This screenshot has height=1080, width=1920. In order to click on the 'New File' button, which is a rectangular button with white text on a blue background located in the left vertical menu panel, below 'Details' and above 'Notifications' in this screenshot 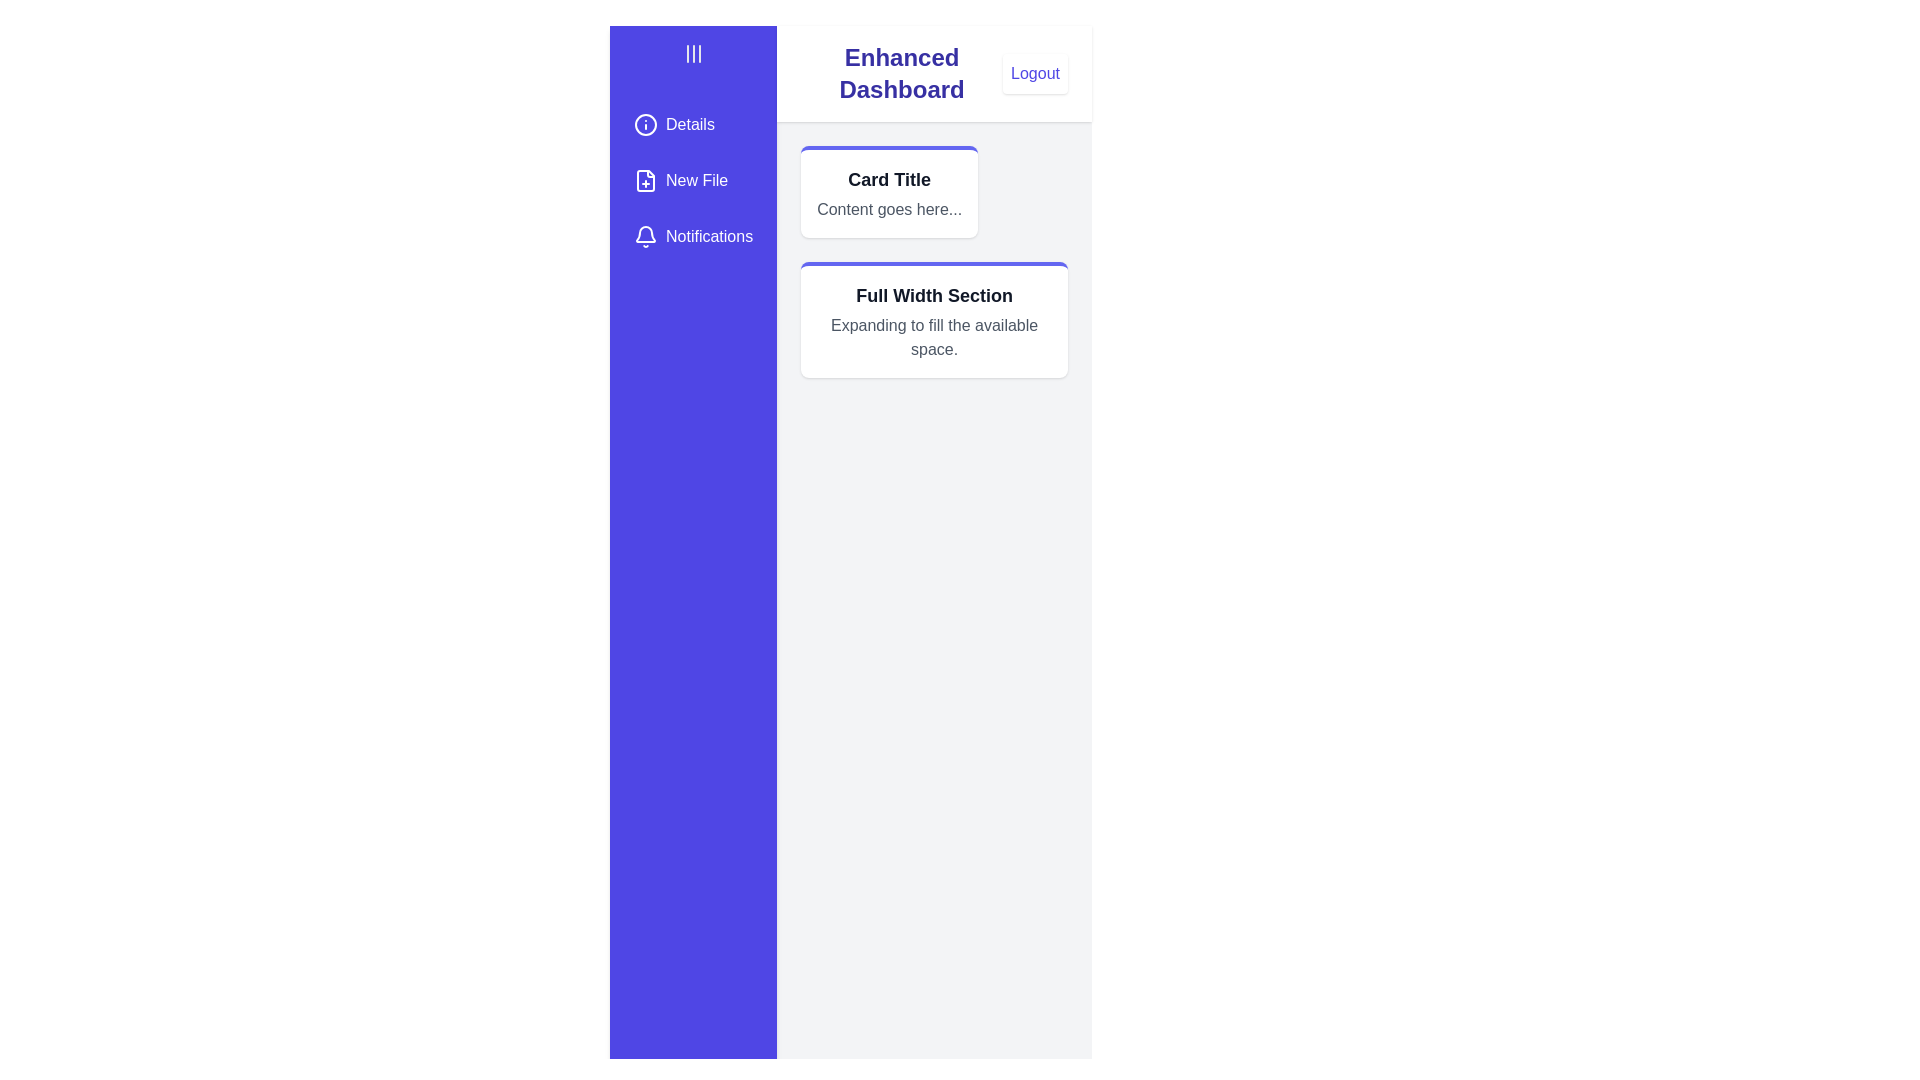, I will do `click(693, 181)`.